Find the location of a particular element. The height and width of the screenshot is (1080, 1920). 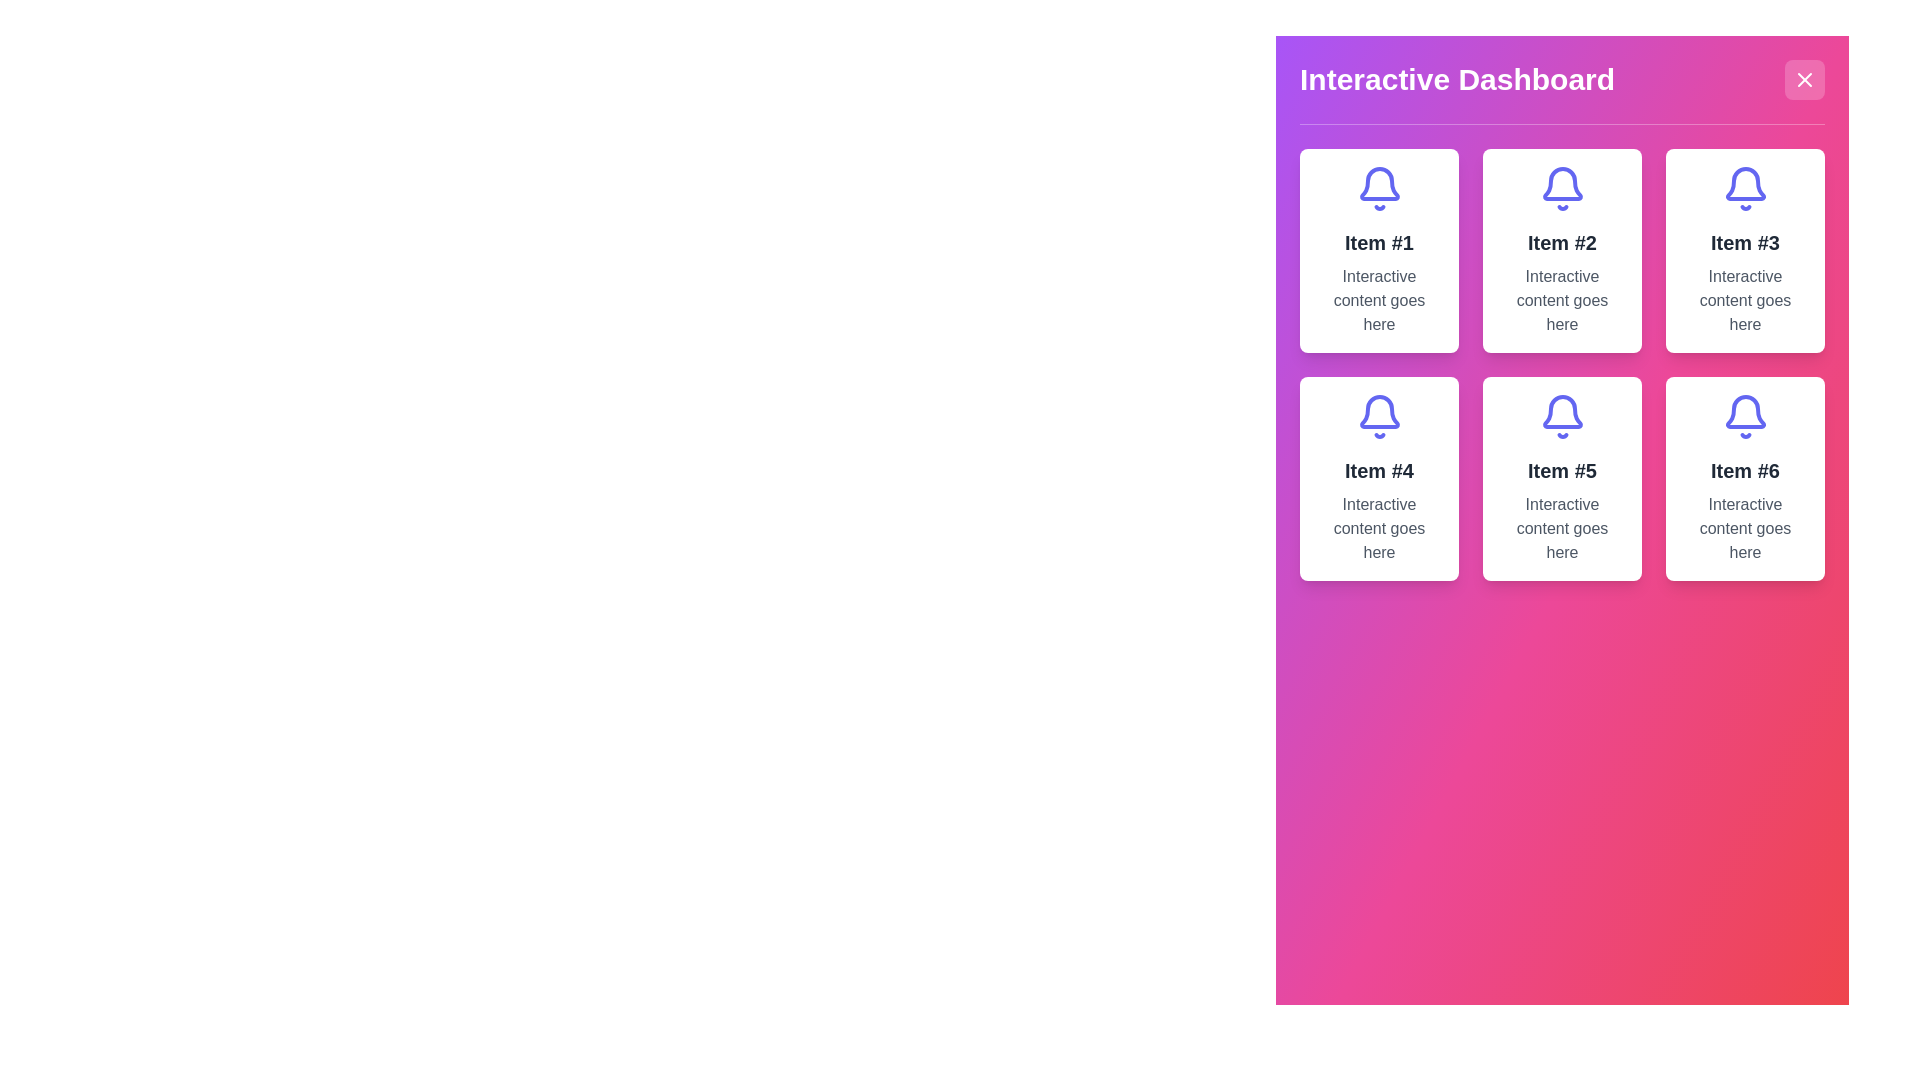

the card with a white background and indigo bell icon labeled 'Item #6' located in the bottom-right corner of the grid layout is located at coordinates (1744, 478).